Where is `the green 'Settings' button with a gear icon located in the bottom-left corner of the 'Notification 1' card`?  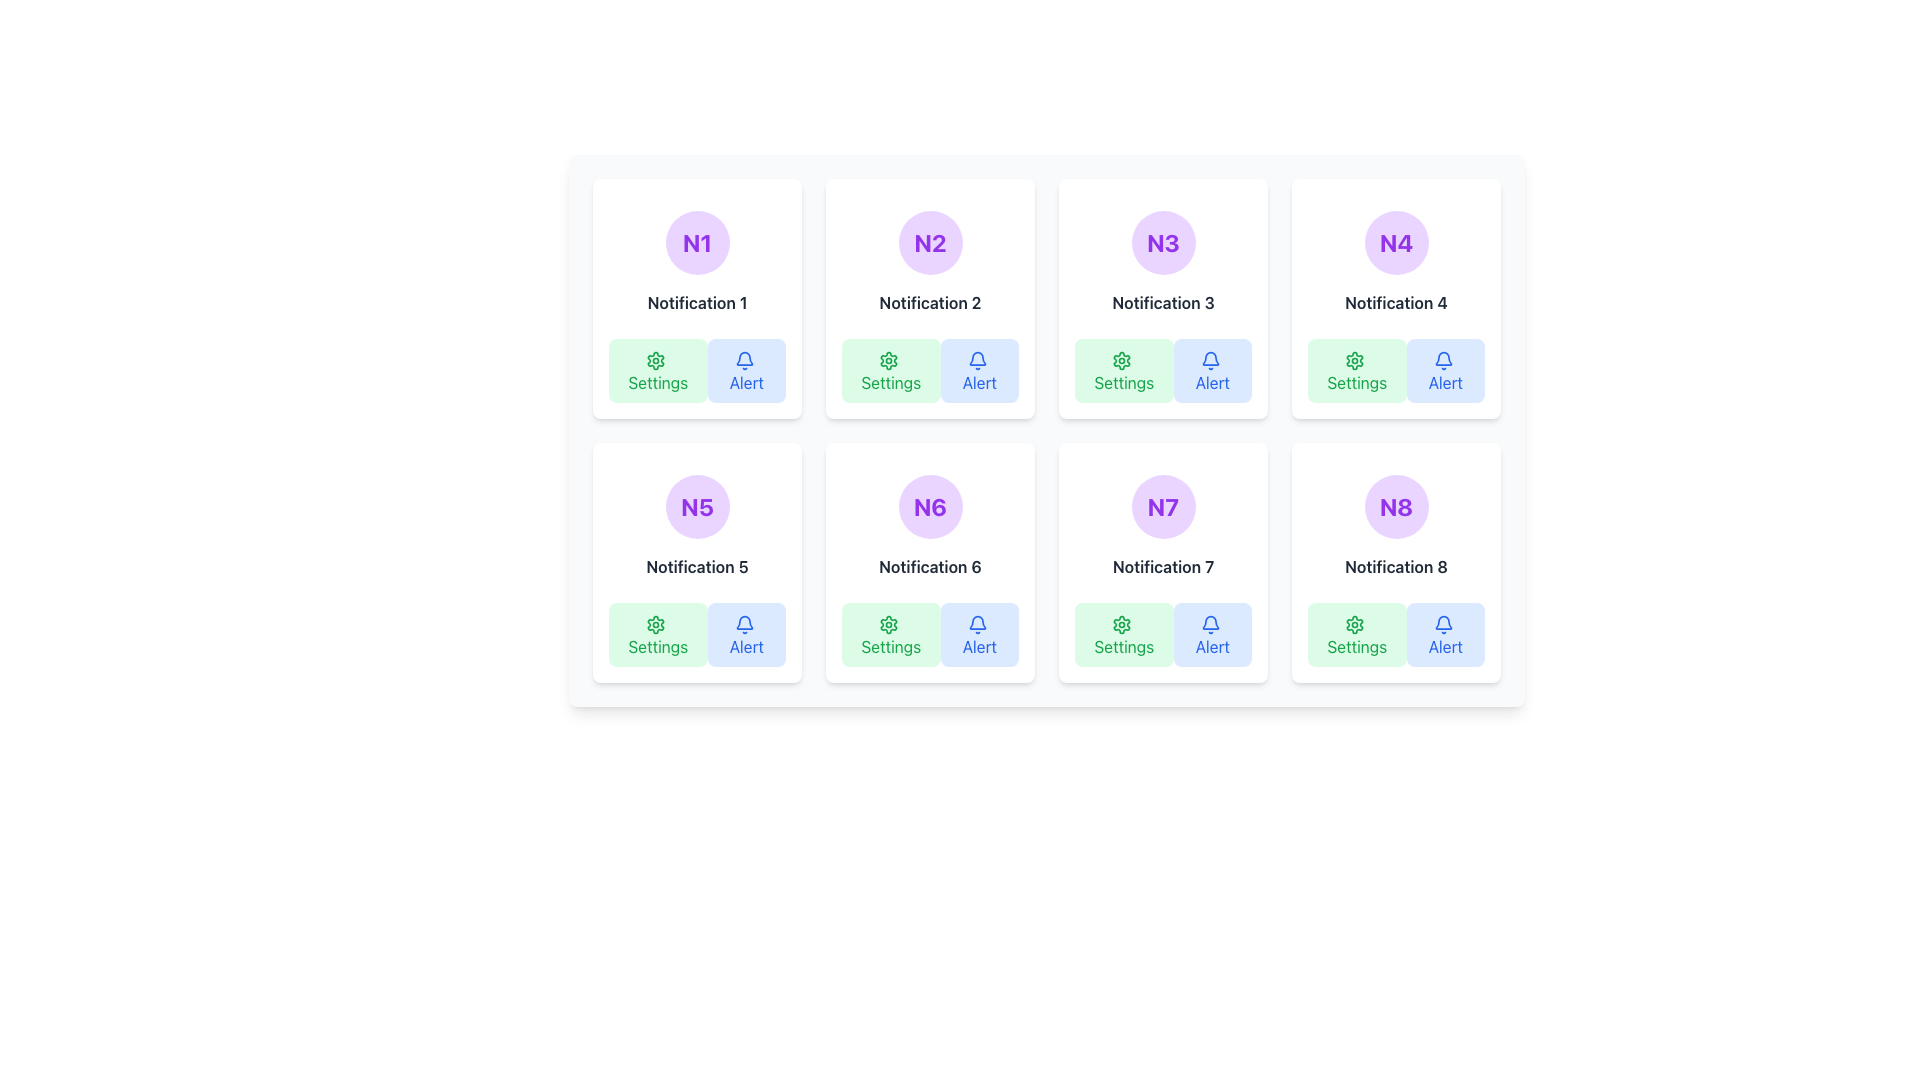 the green 'Settings' button with a gear icon located in the bottom-left corner of the 'Notification 1' card is located at coordinates (658, 370).